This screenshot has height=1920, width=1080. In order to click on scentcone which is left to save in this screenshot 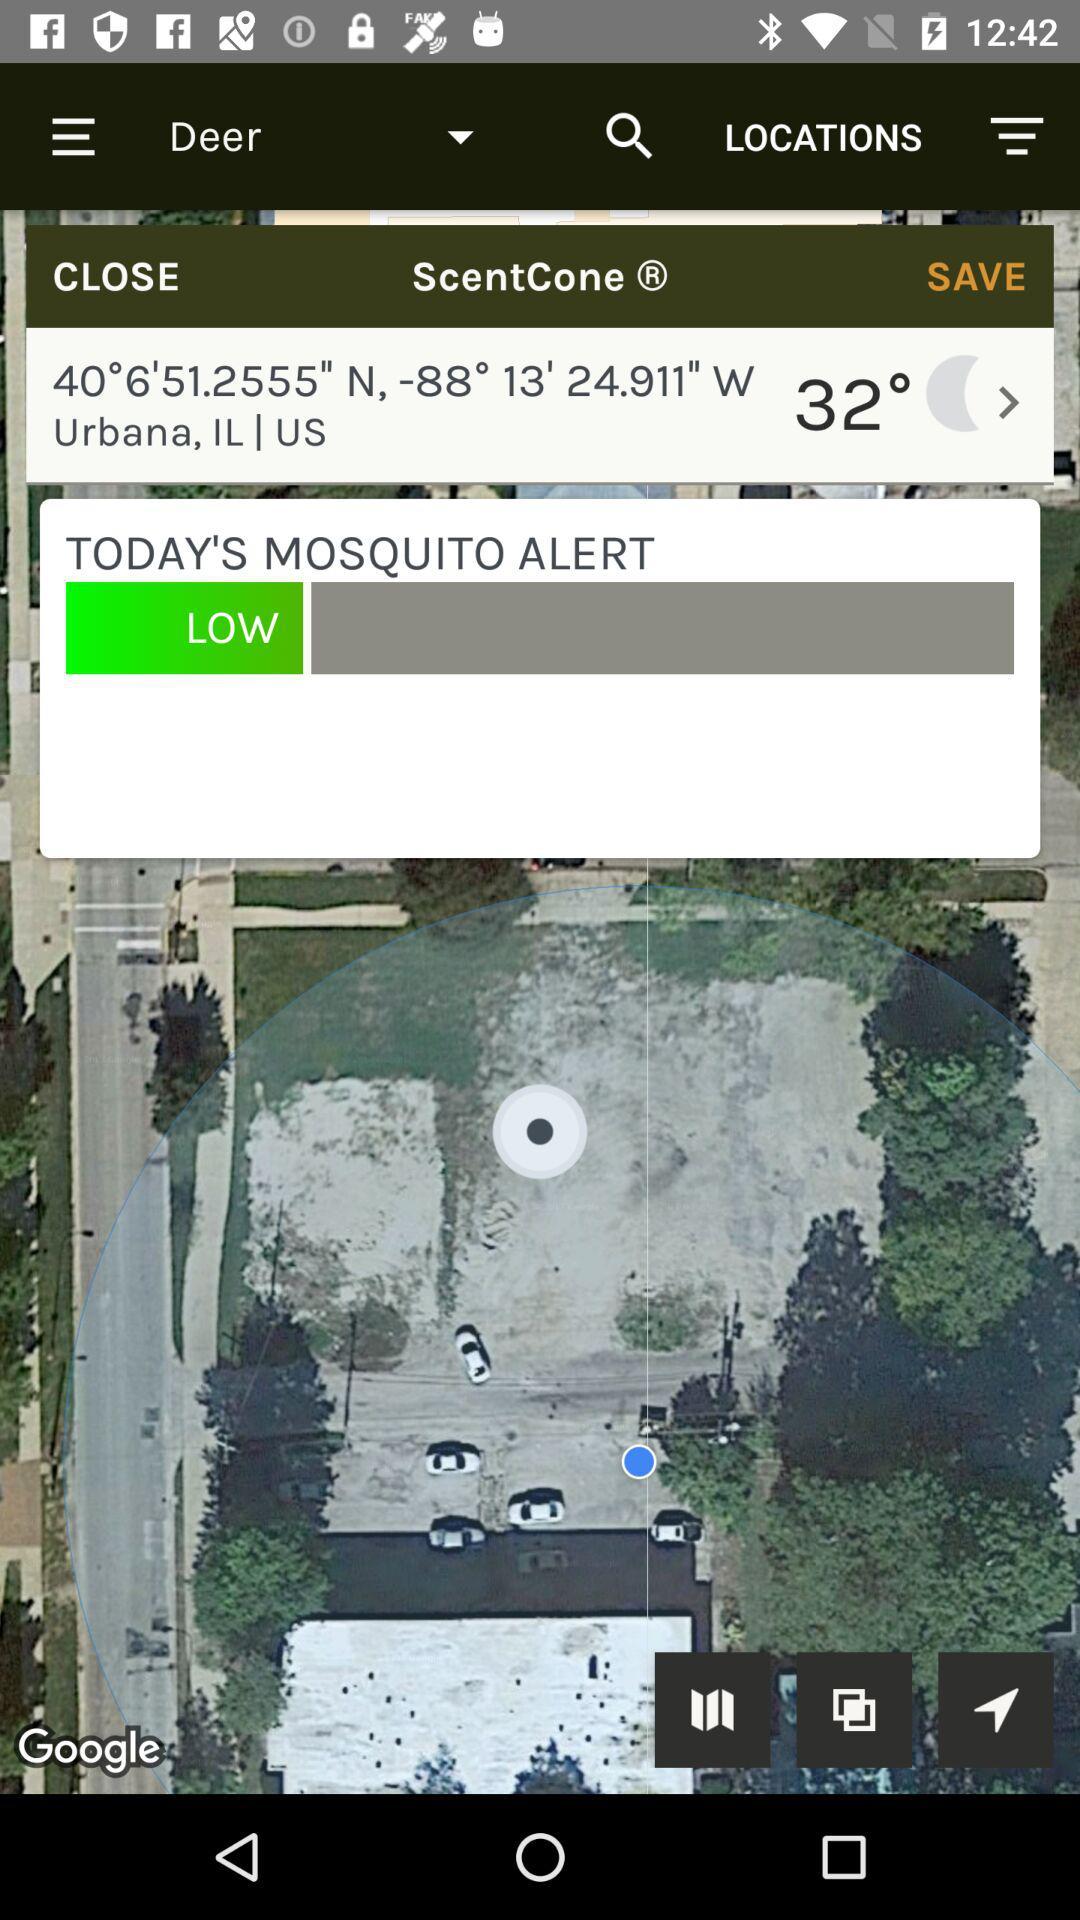, I will do `click(540, 275)`.